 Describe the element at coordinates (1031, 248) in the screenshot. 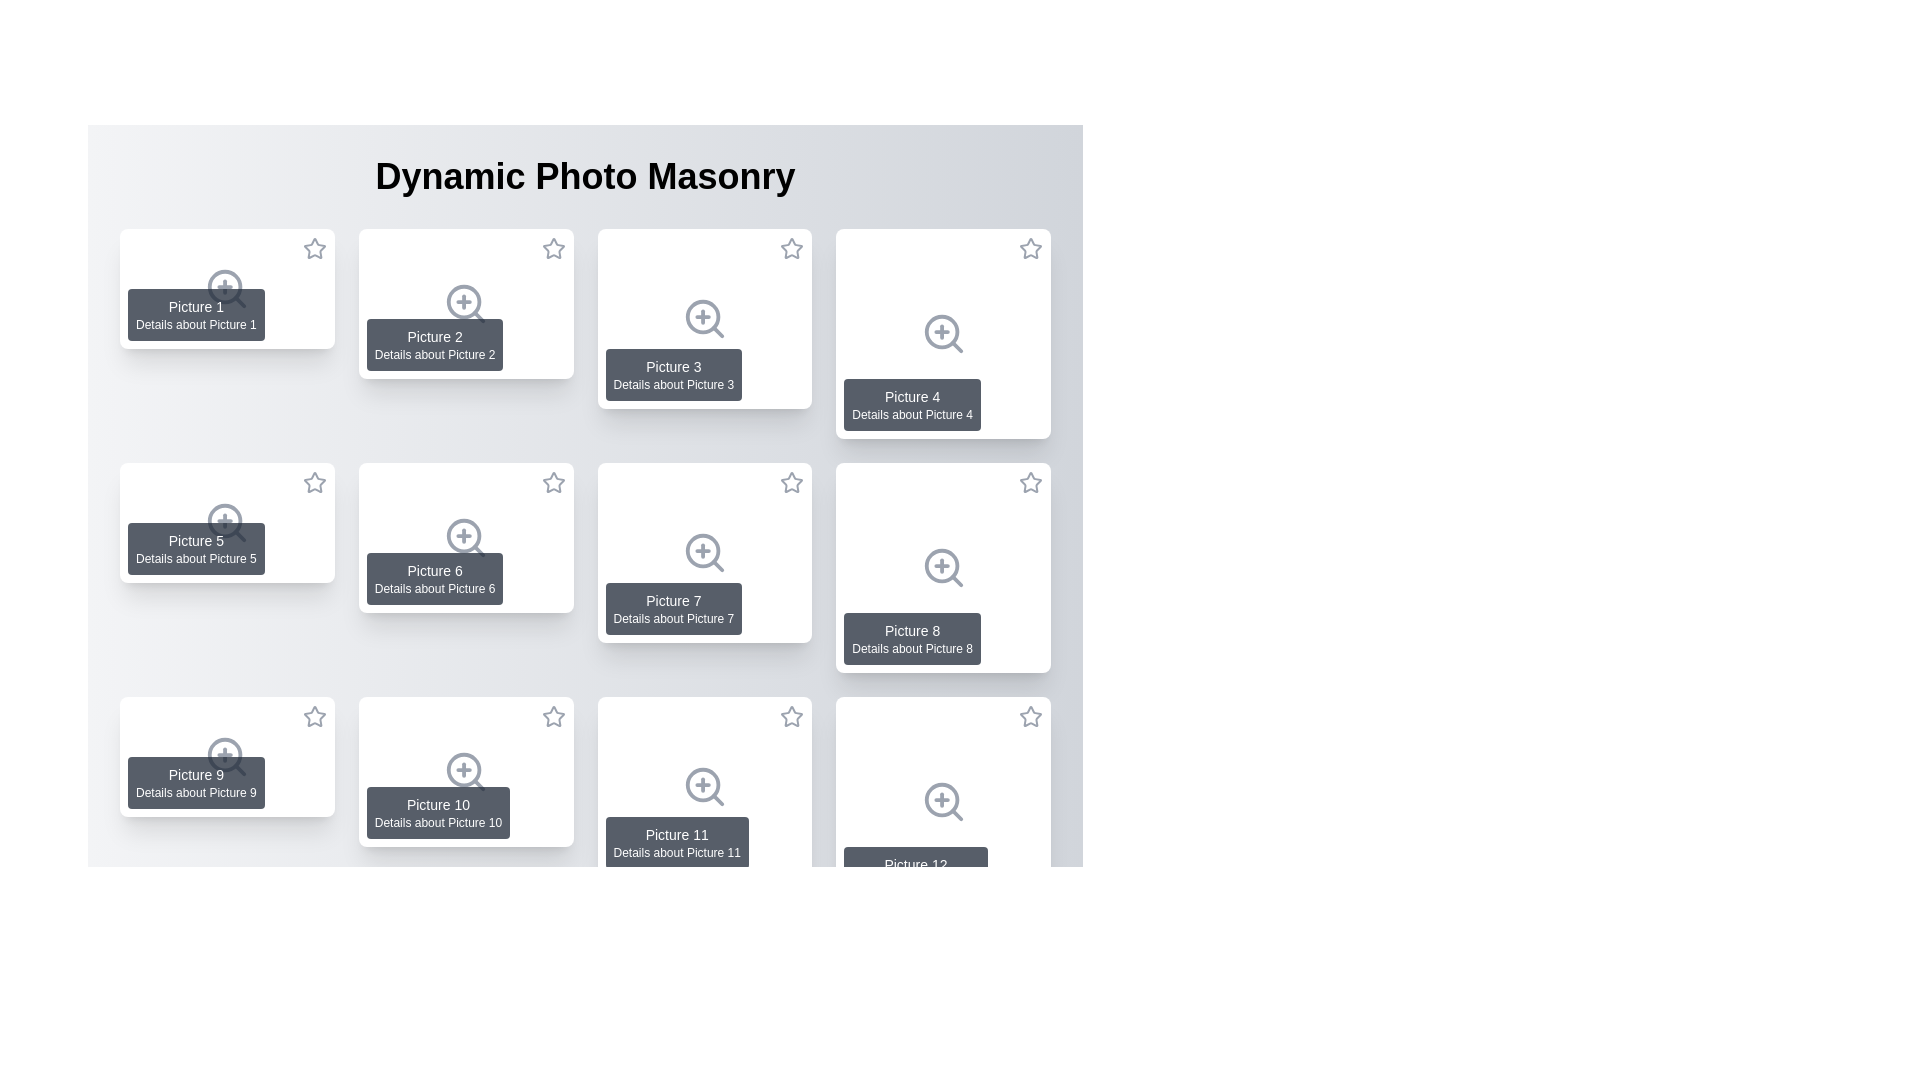

I see `the hollow star icon in the top-right corner of the fourth tile labeled 'Picture 4'` at that location.